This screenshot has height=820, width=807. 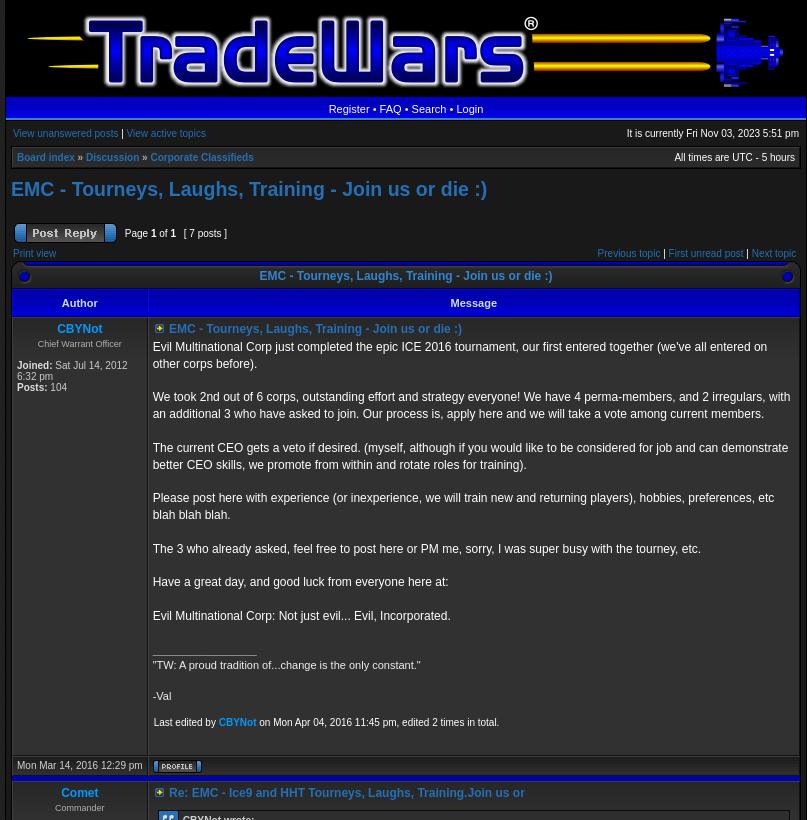 I want to click on 'Posts:', so click(x=32, y=387).